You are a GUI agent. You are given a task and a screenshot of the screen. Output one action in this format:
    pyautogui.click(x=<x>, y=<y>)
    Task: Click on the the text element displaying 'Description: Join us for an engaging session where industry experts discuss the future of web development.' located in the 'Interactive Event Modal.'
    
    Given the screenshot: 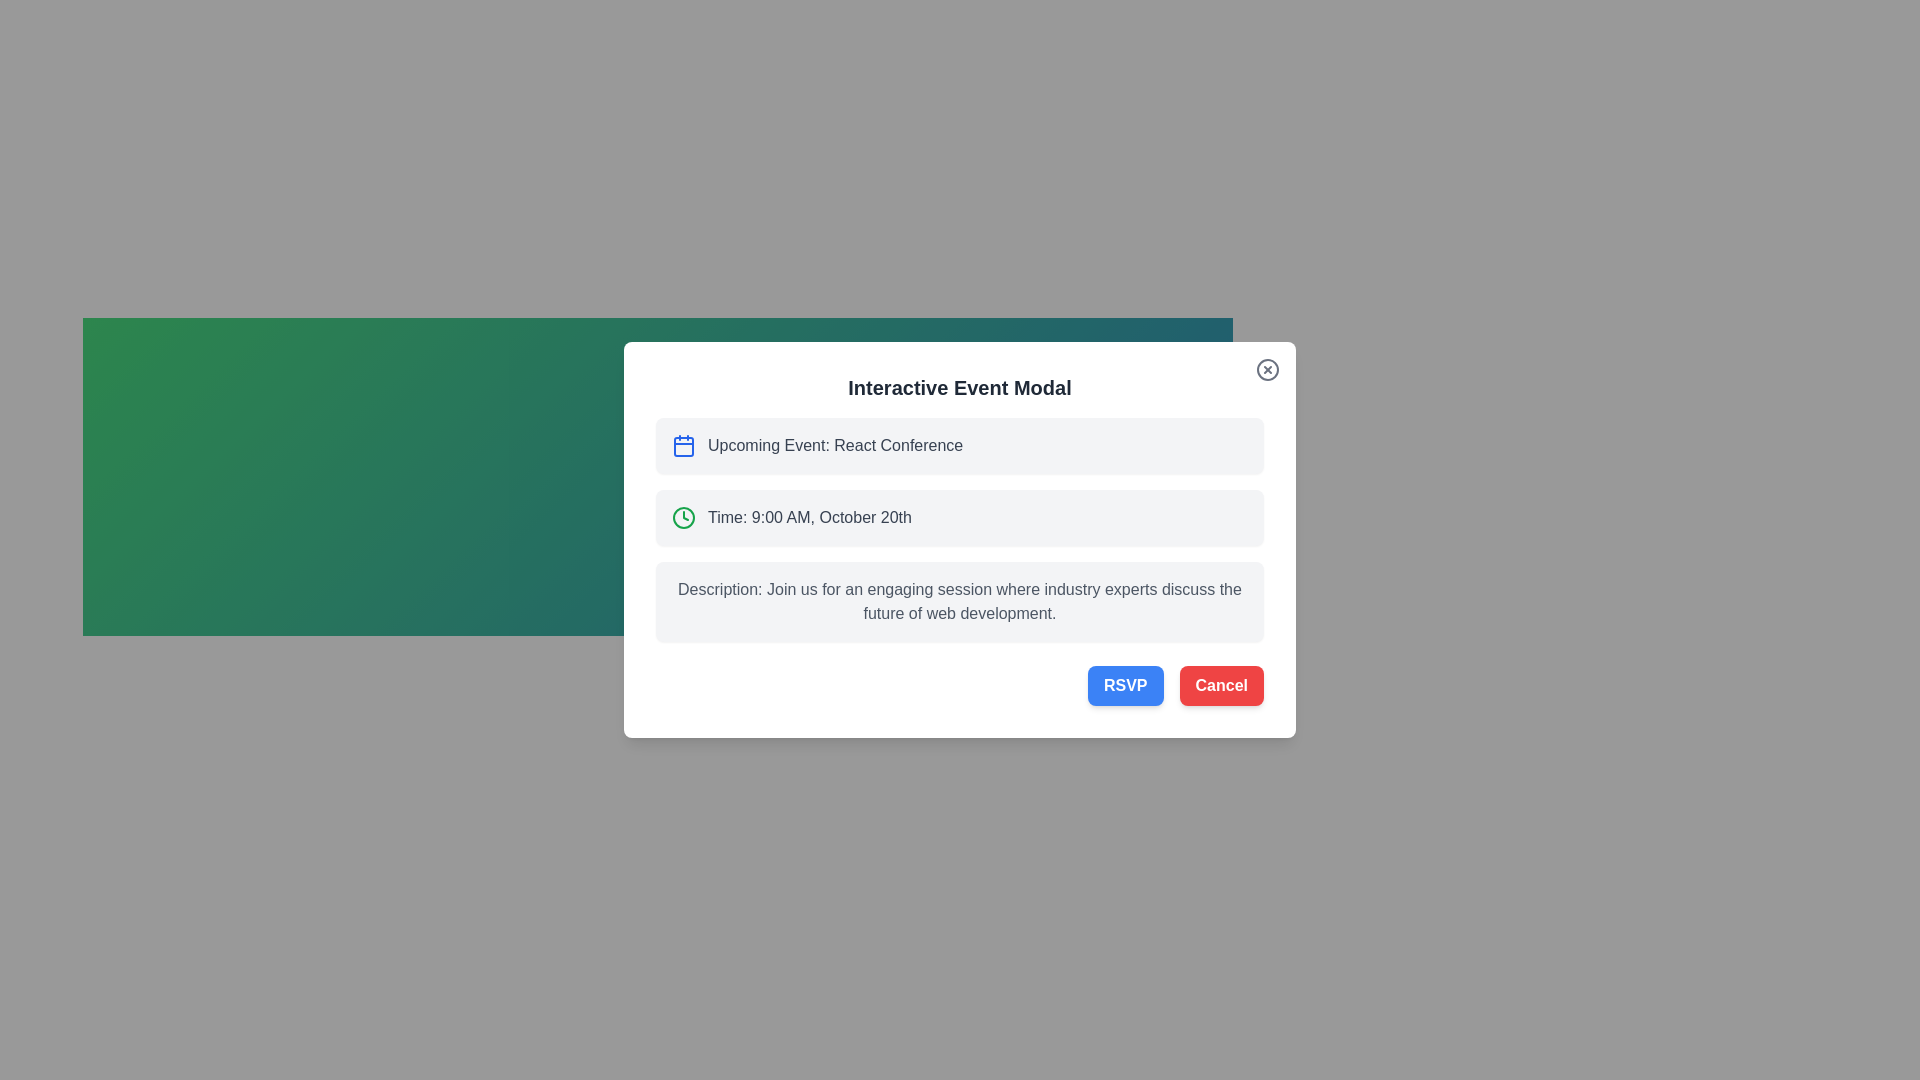 What is the action you would take?
    pyautogui.click(x=960, y=600)
    